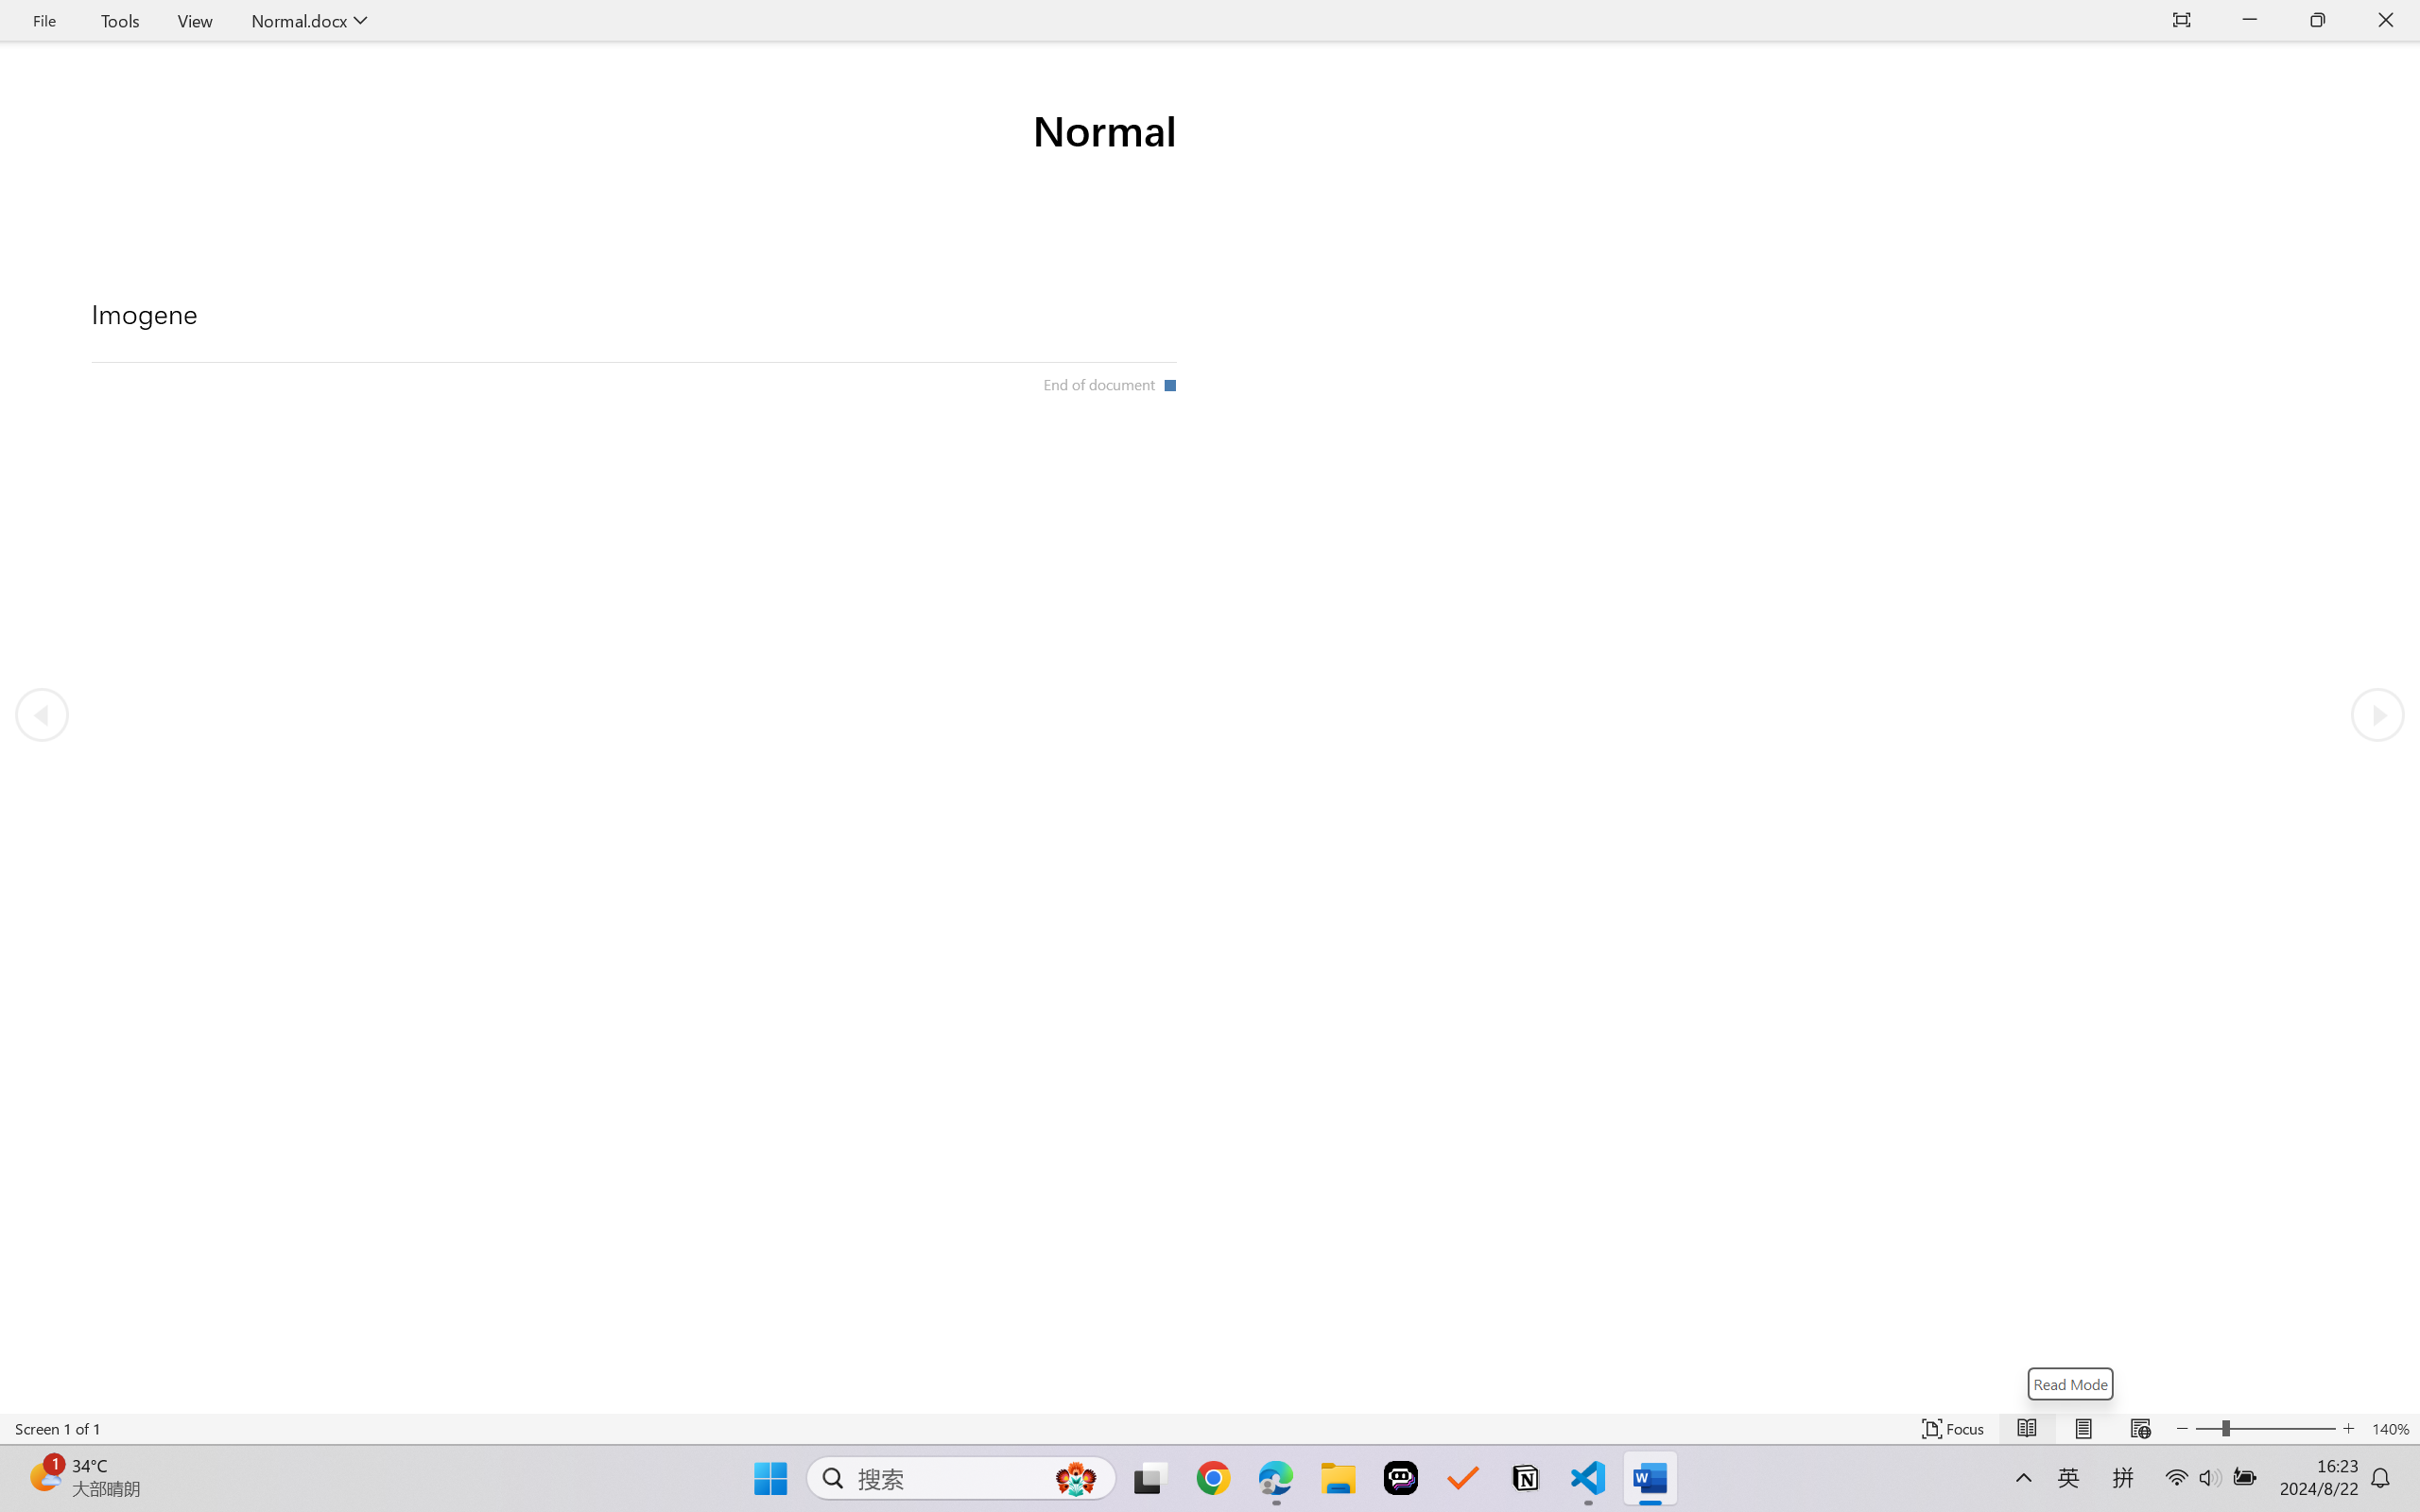  I want to click on 'Page Number Screen 1 of 1 ', so click(57, 1428).